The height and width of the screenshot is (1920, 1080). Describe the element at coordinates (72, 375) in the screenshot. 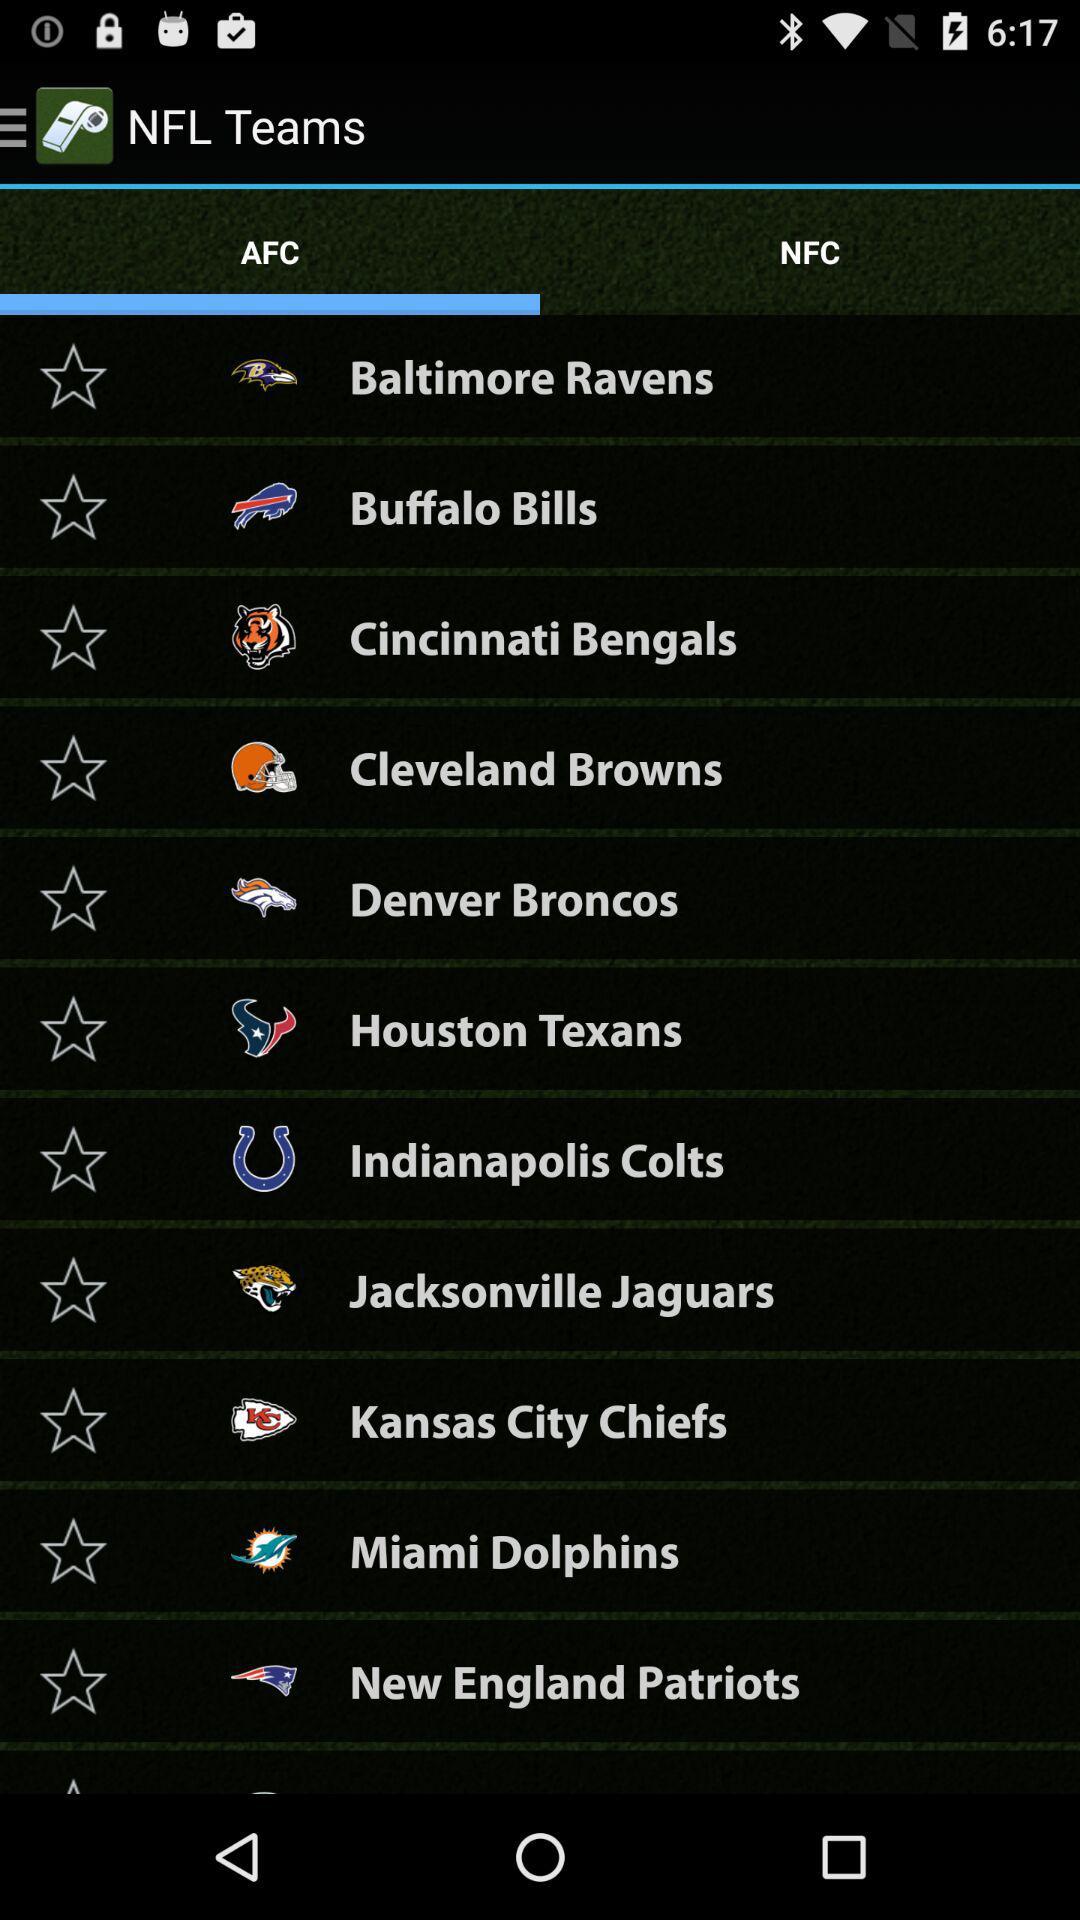

I see `favorite` at that location.